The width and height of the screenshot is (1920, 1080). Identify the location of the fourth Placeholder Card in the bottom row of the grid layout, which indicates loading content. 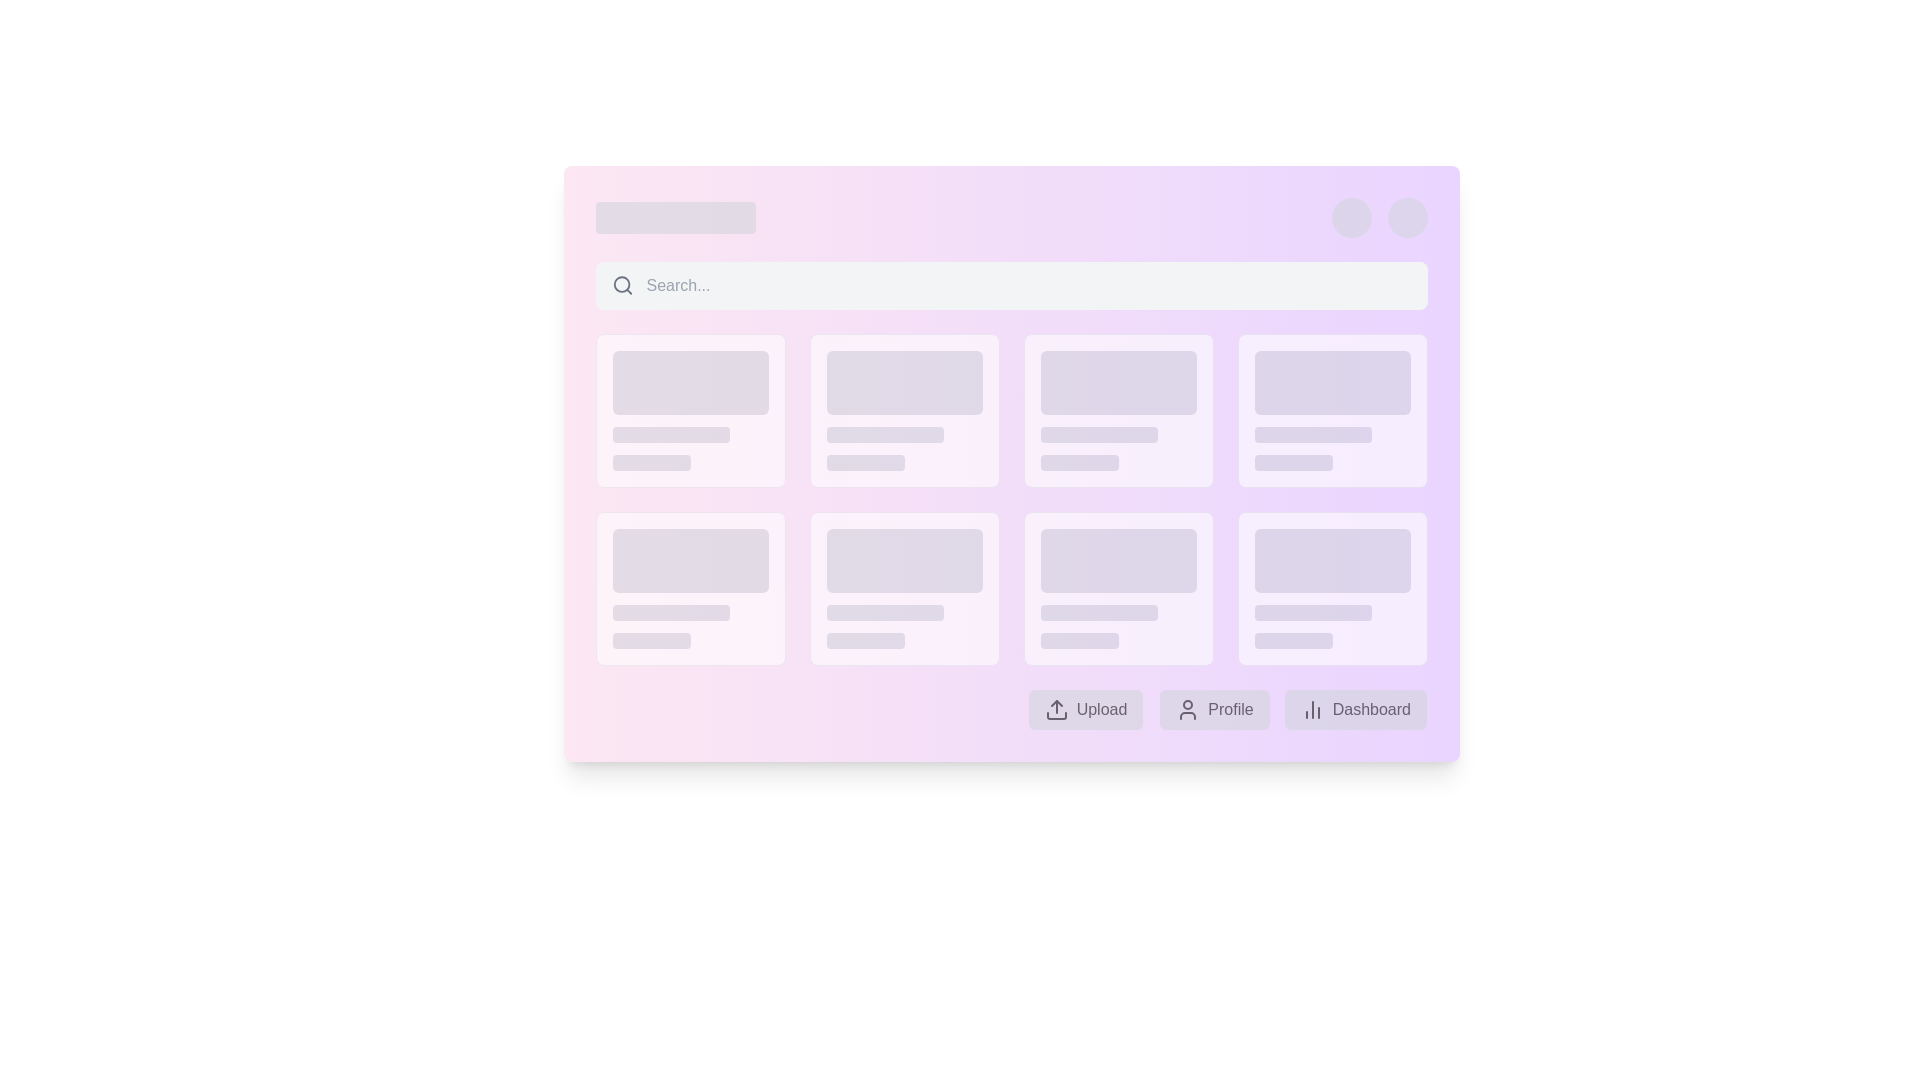
(1332, 588).